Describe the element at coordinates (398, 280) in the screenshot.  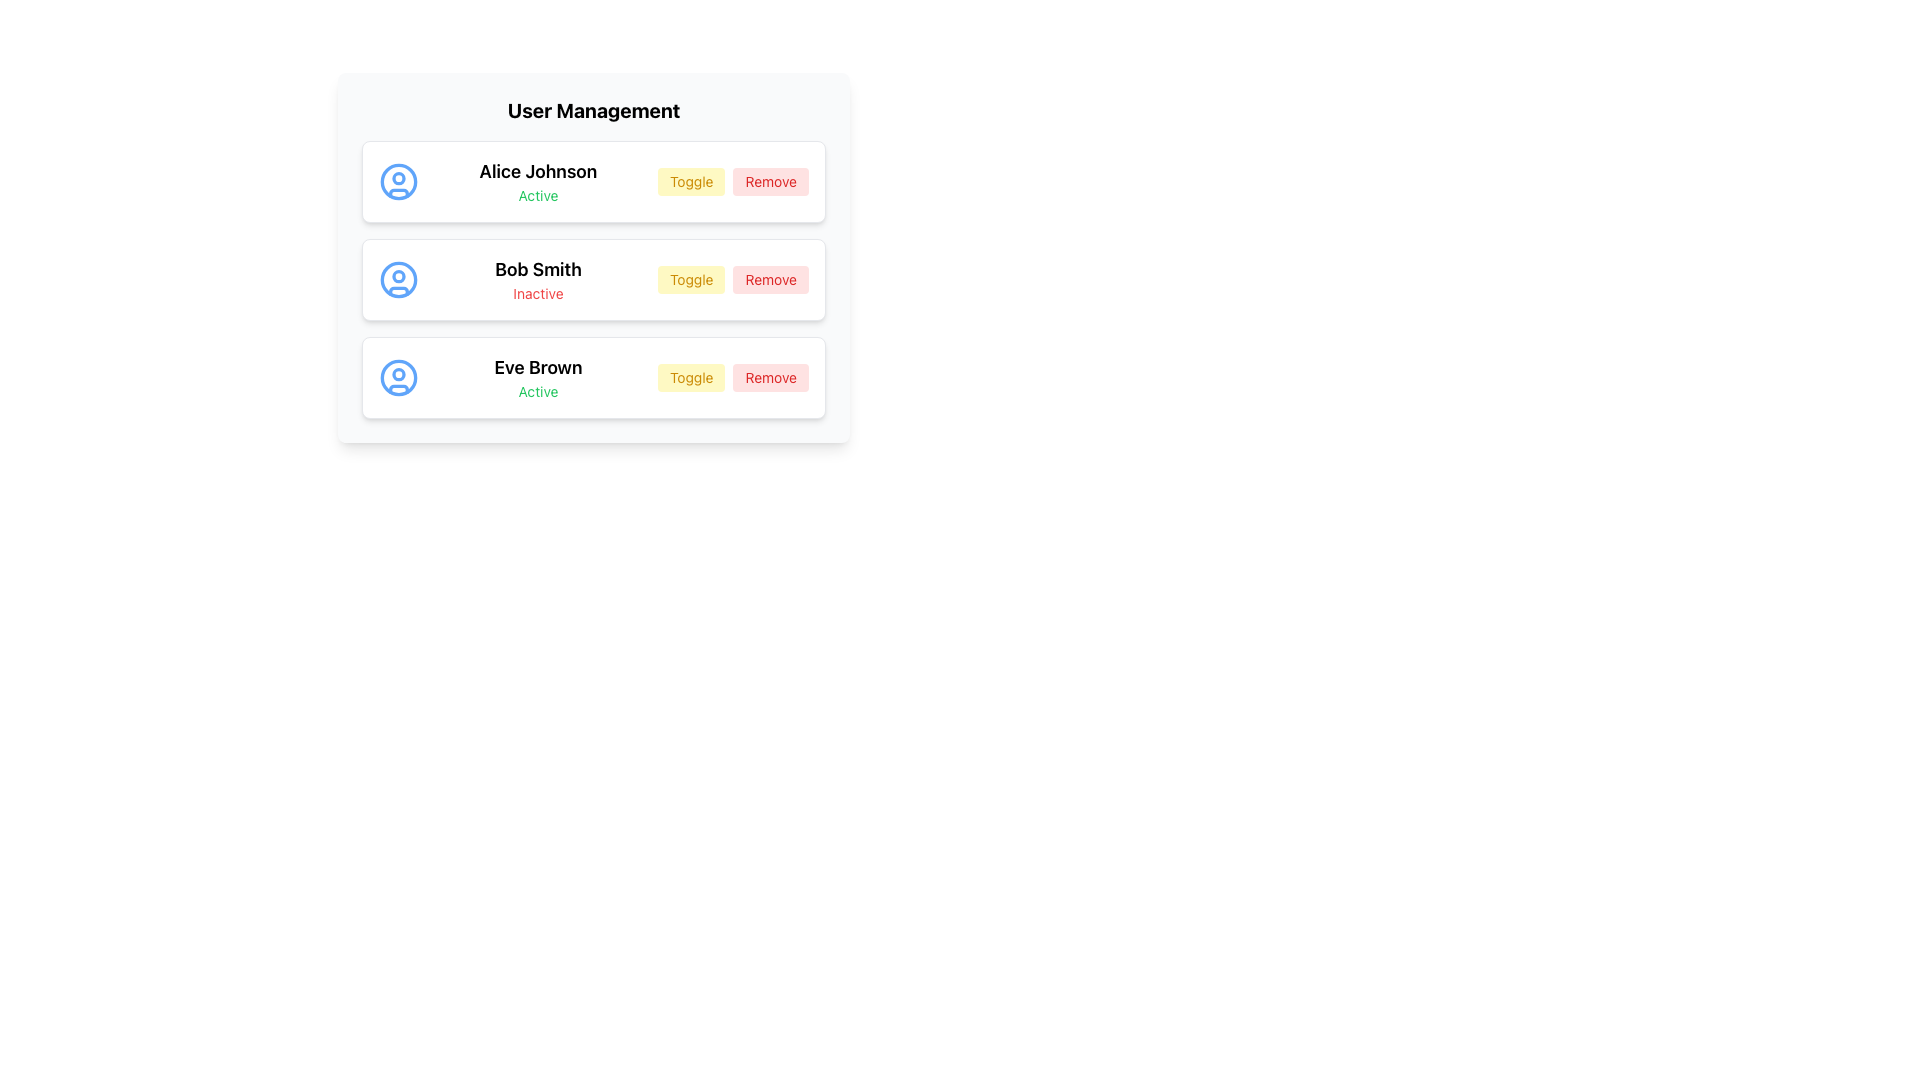
I see `the blue circular user profile icon for Bob Smith, which is the first element in the row displaying user details` at that location.